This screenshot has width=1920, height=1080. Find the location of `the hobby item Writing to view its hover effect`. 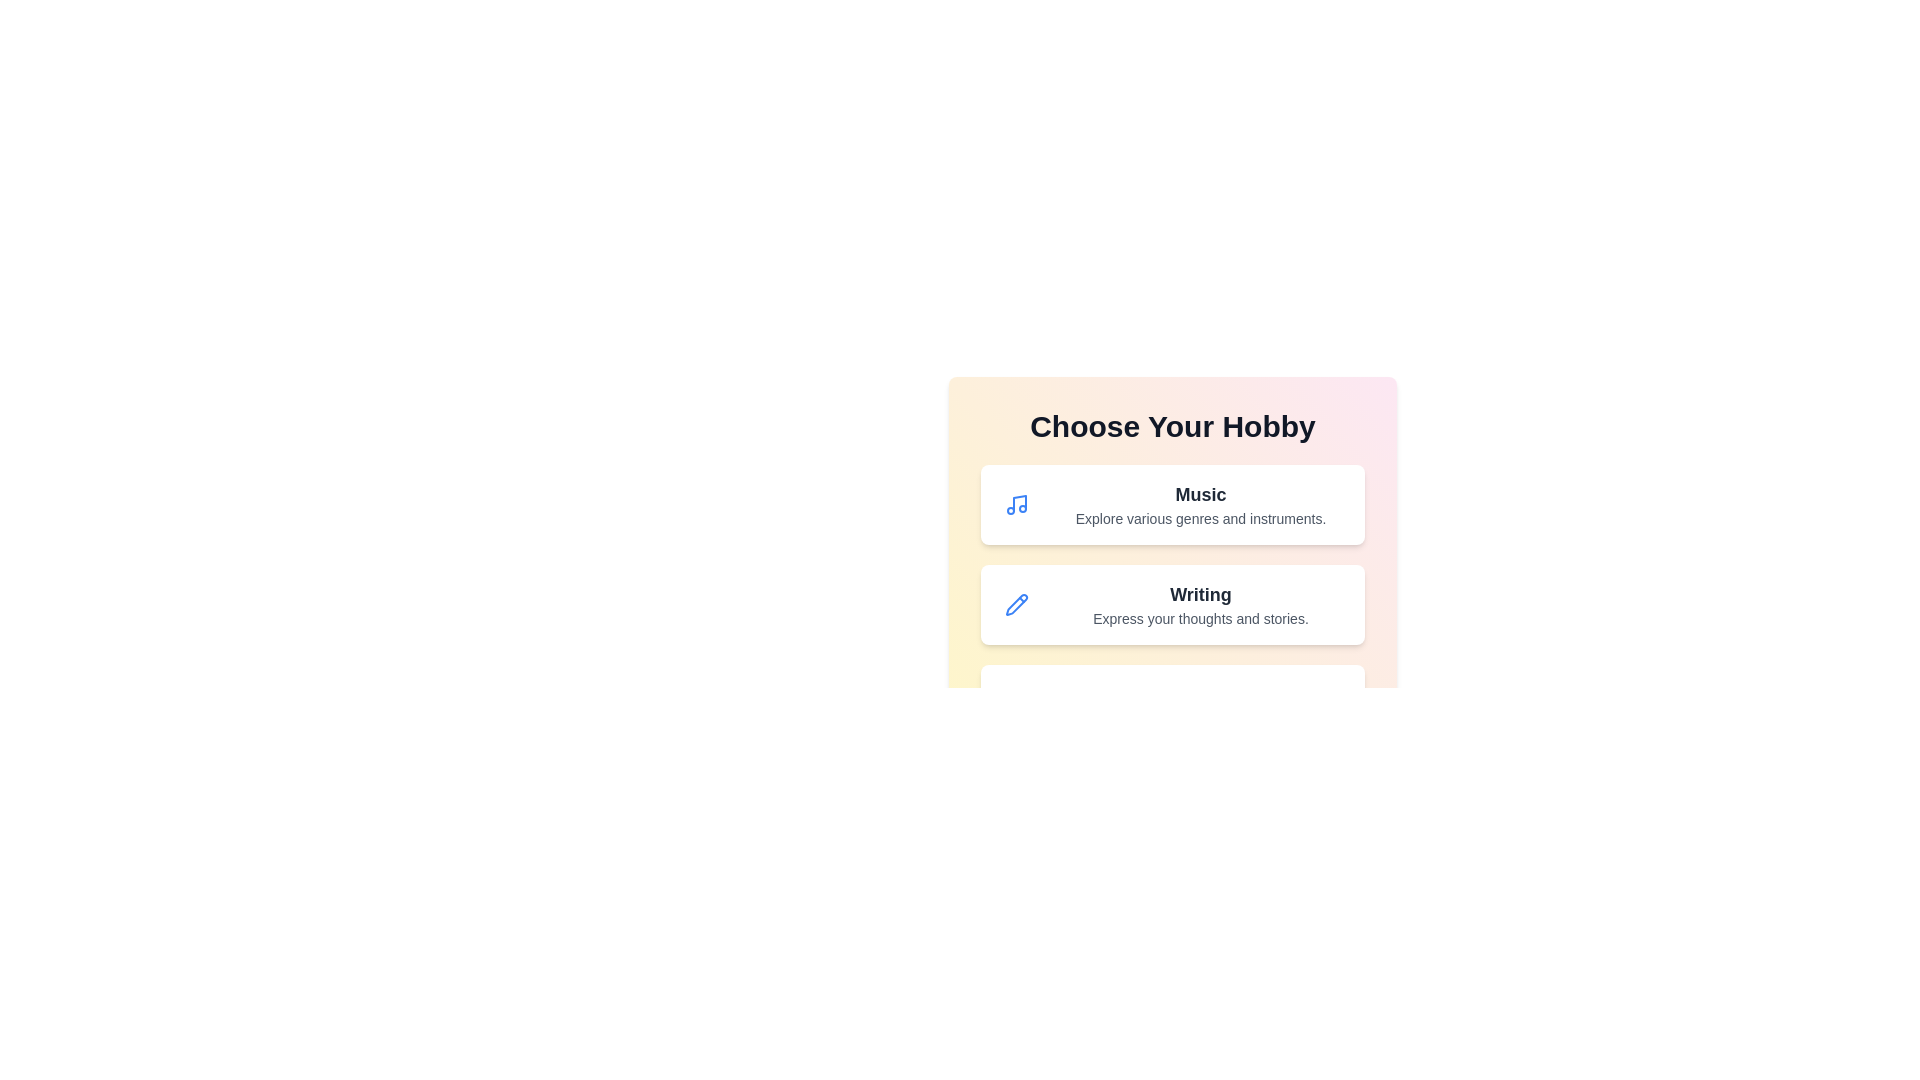

the hobby item Writing to view its hover effect is located at coordinates (1172, 604).